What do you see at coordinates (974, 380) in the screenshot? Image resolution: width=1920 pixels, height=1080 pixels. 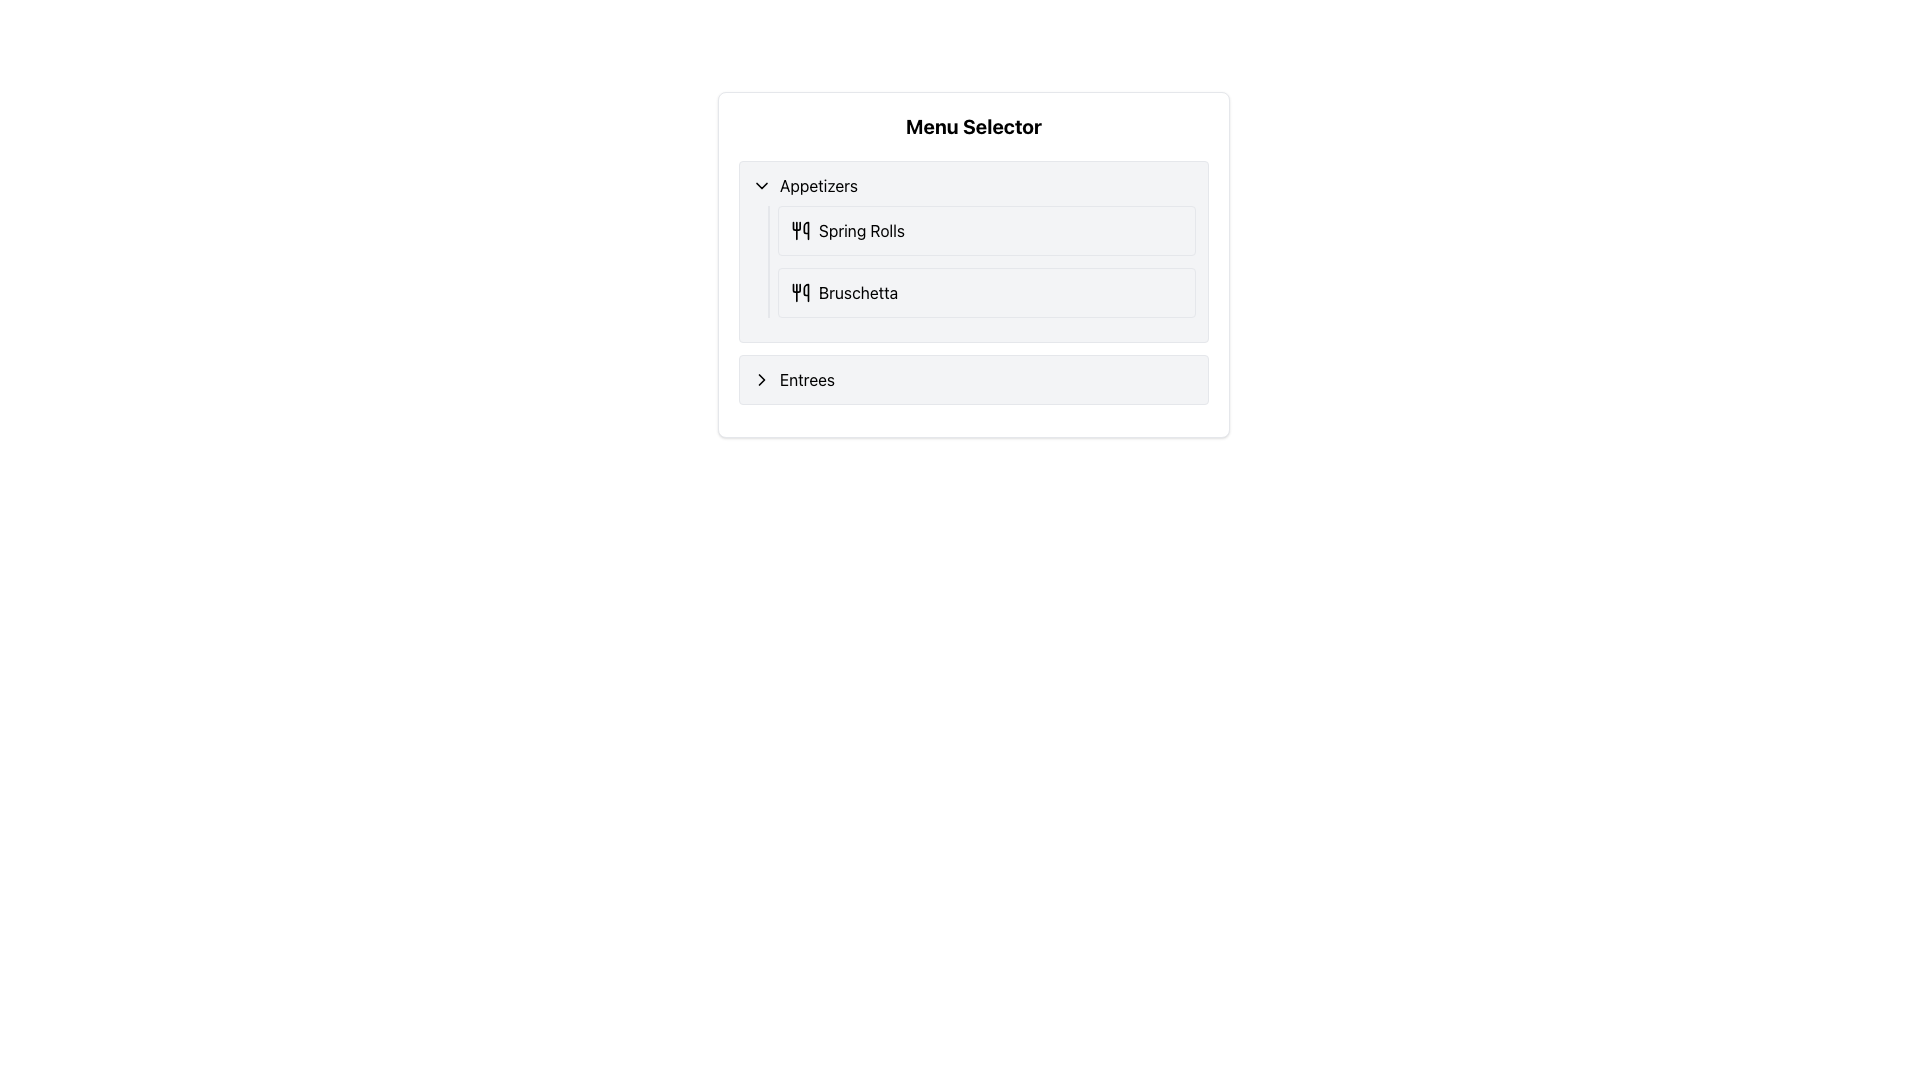 I see `the 'Entrees' menu item located below the 'Appetizers' section` at bounding box center [974, 380].